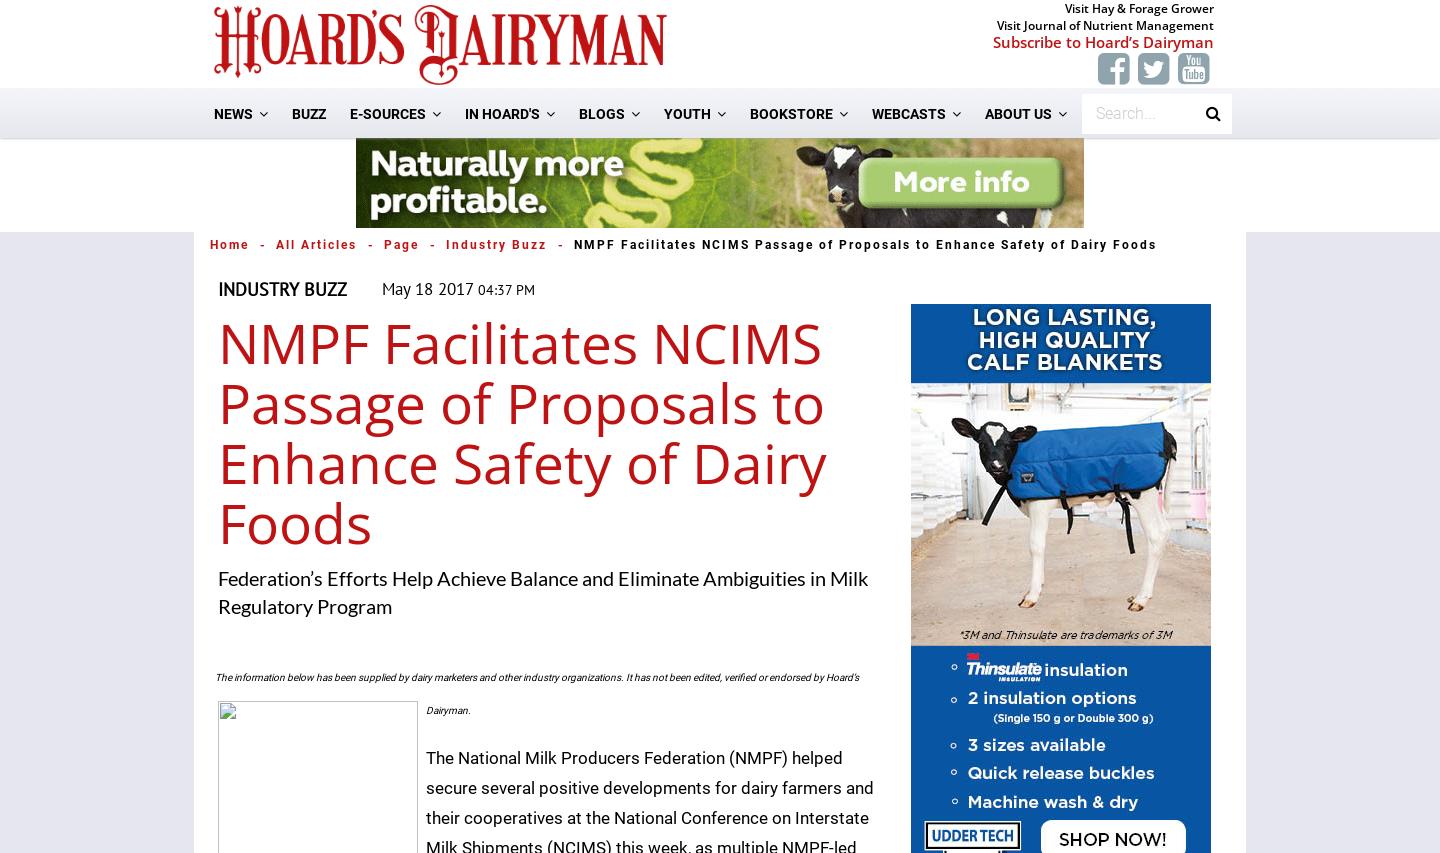 This screenshot has width=1440, height=853. What do you see at coordinates (986, 302) in the screenshot?
I see `'DairyLivestream Podcasts'` at bounding box center [986, 302].